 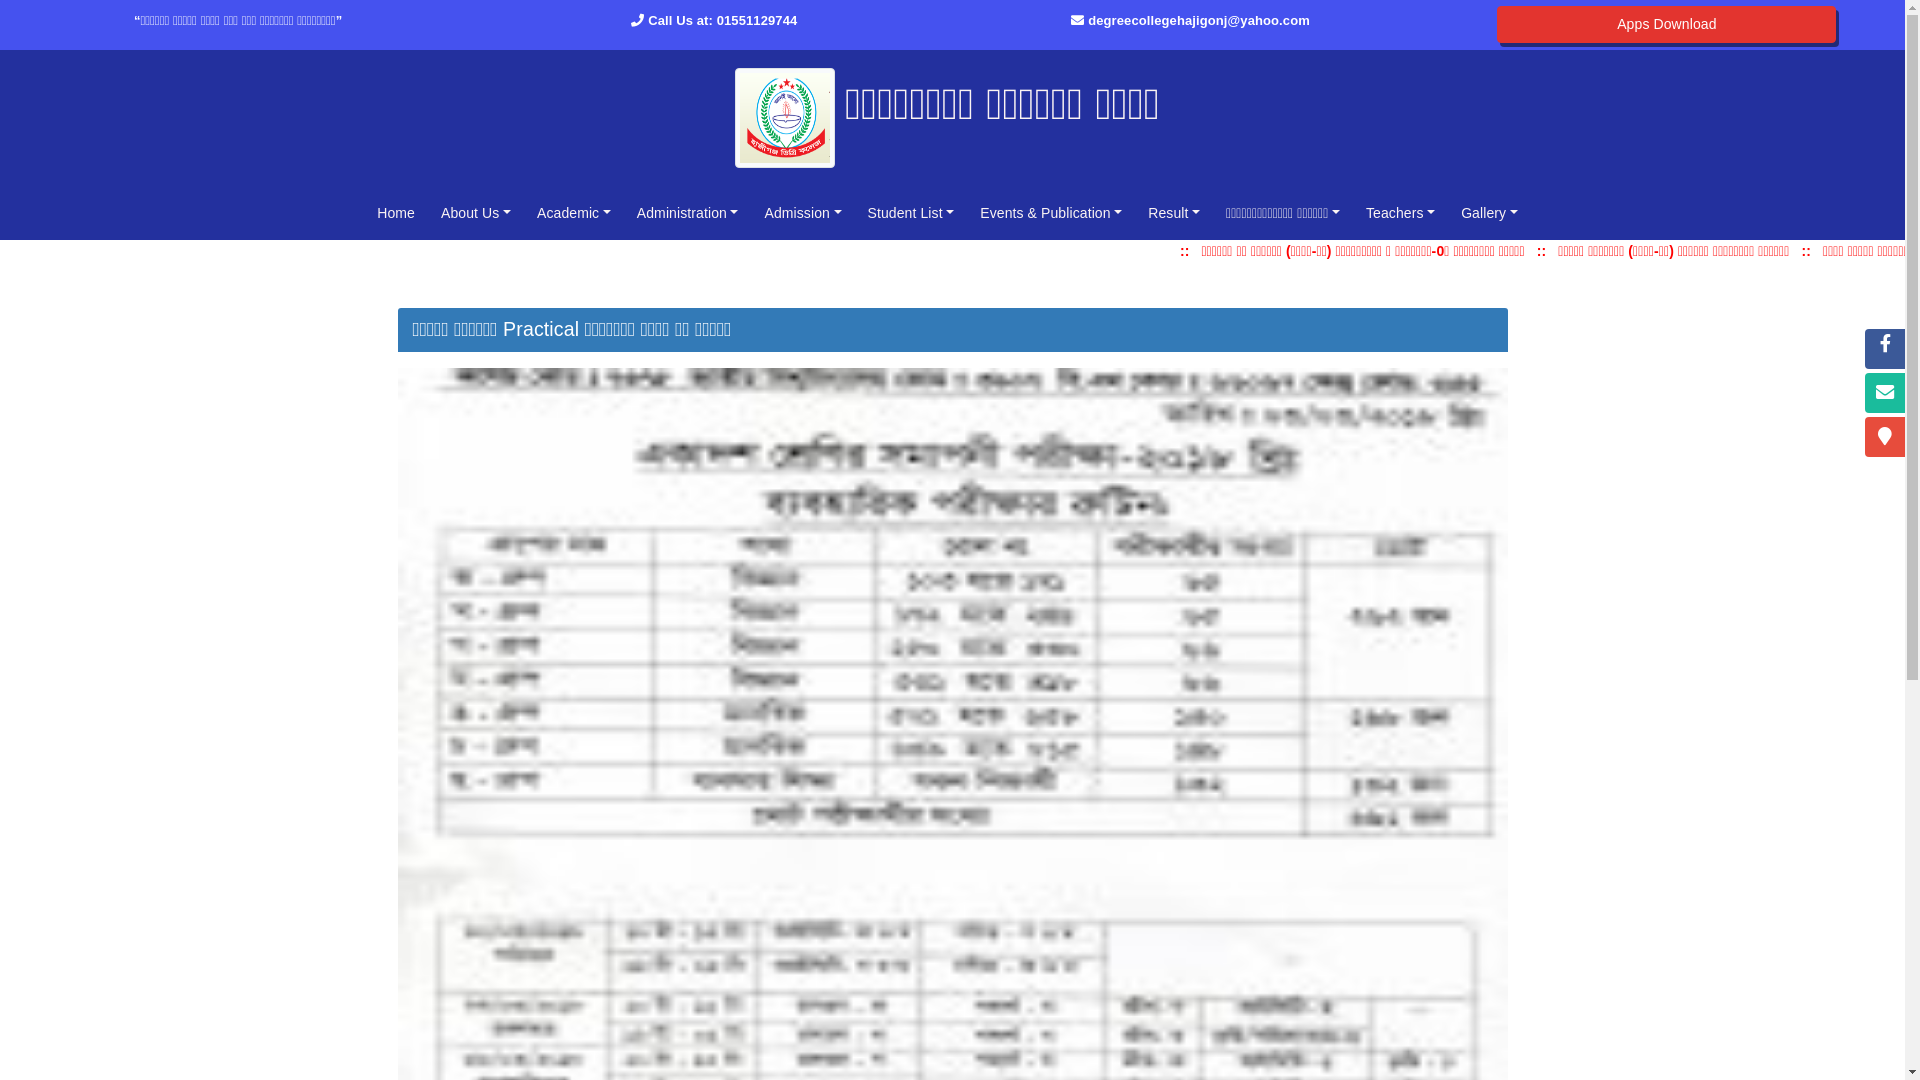 What do you see at coordinates (573, 212) in the screenshot?
I see `'Academic'` at bounding box center [573, 212].